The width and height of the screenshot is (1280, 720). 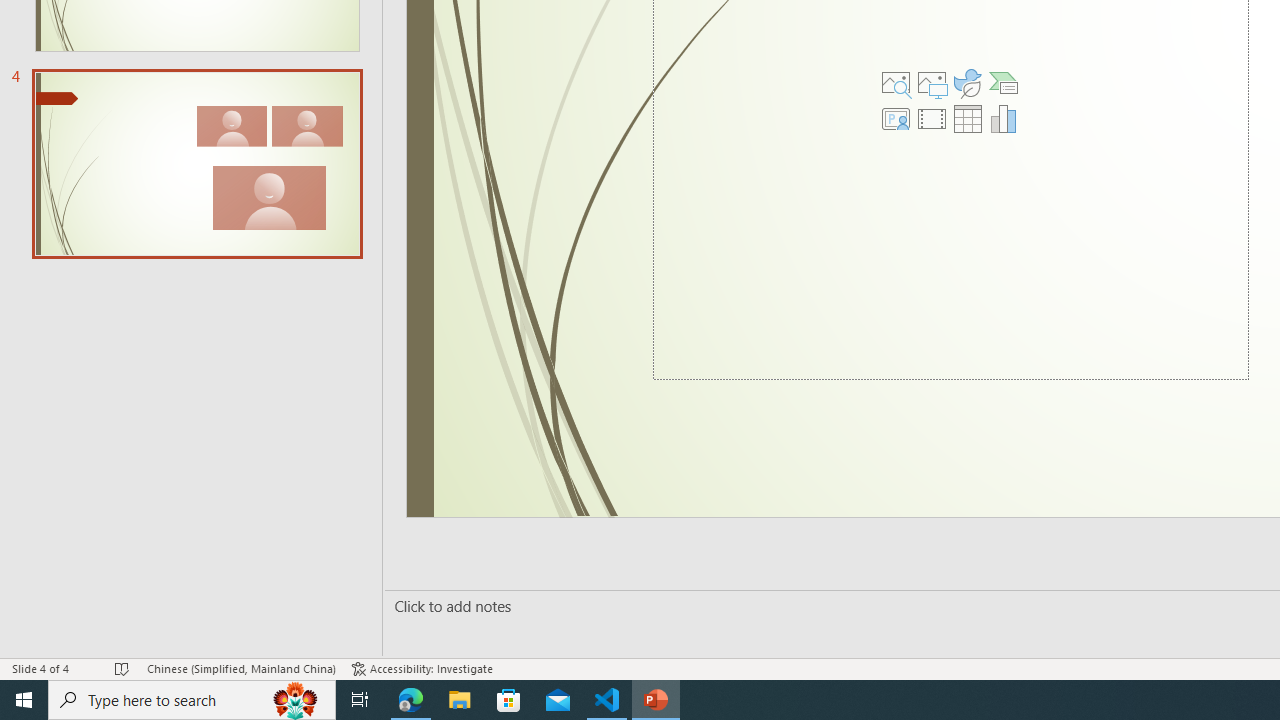 I want to click on 'Insert Table', so click(x=968, y=119).